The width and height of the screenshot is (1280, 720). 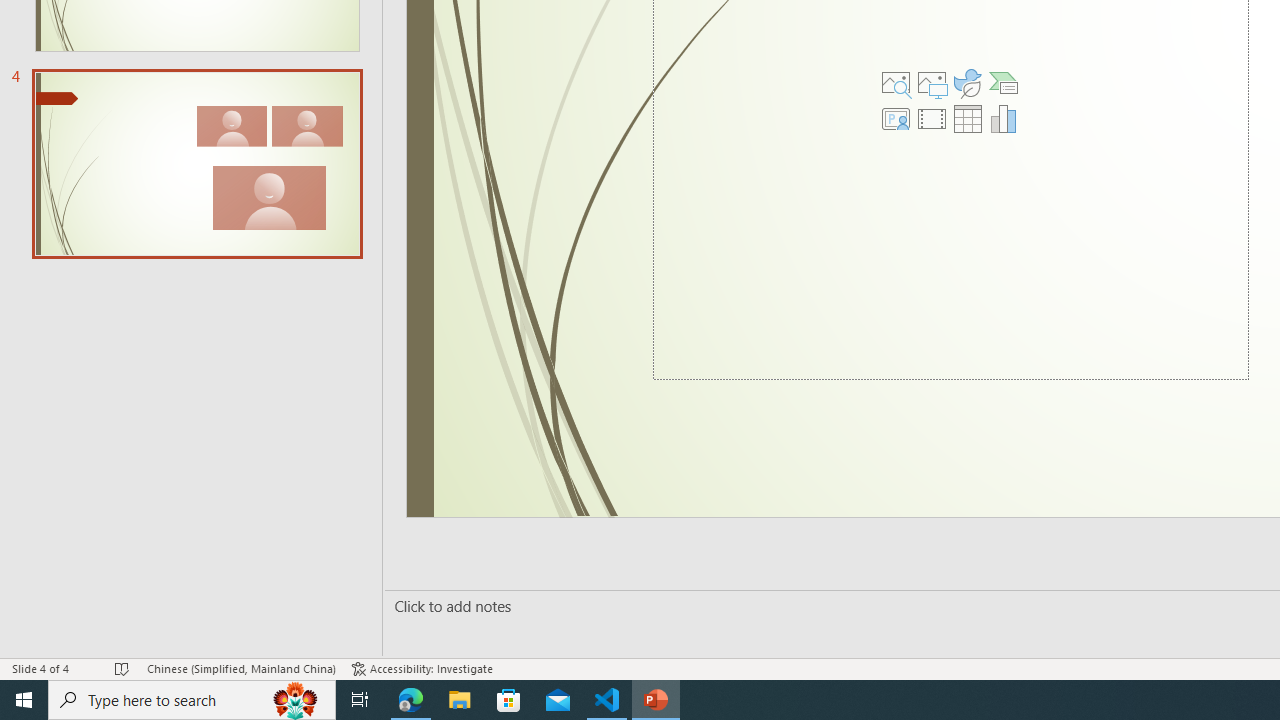 I want to click on 'Insert Table', so click(x=968, y=119).